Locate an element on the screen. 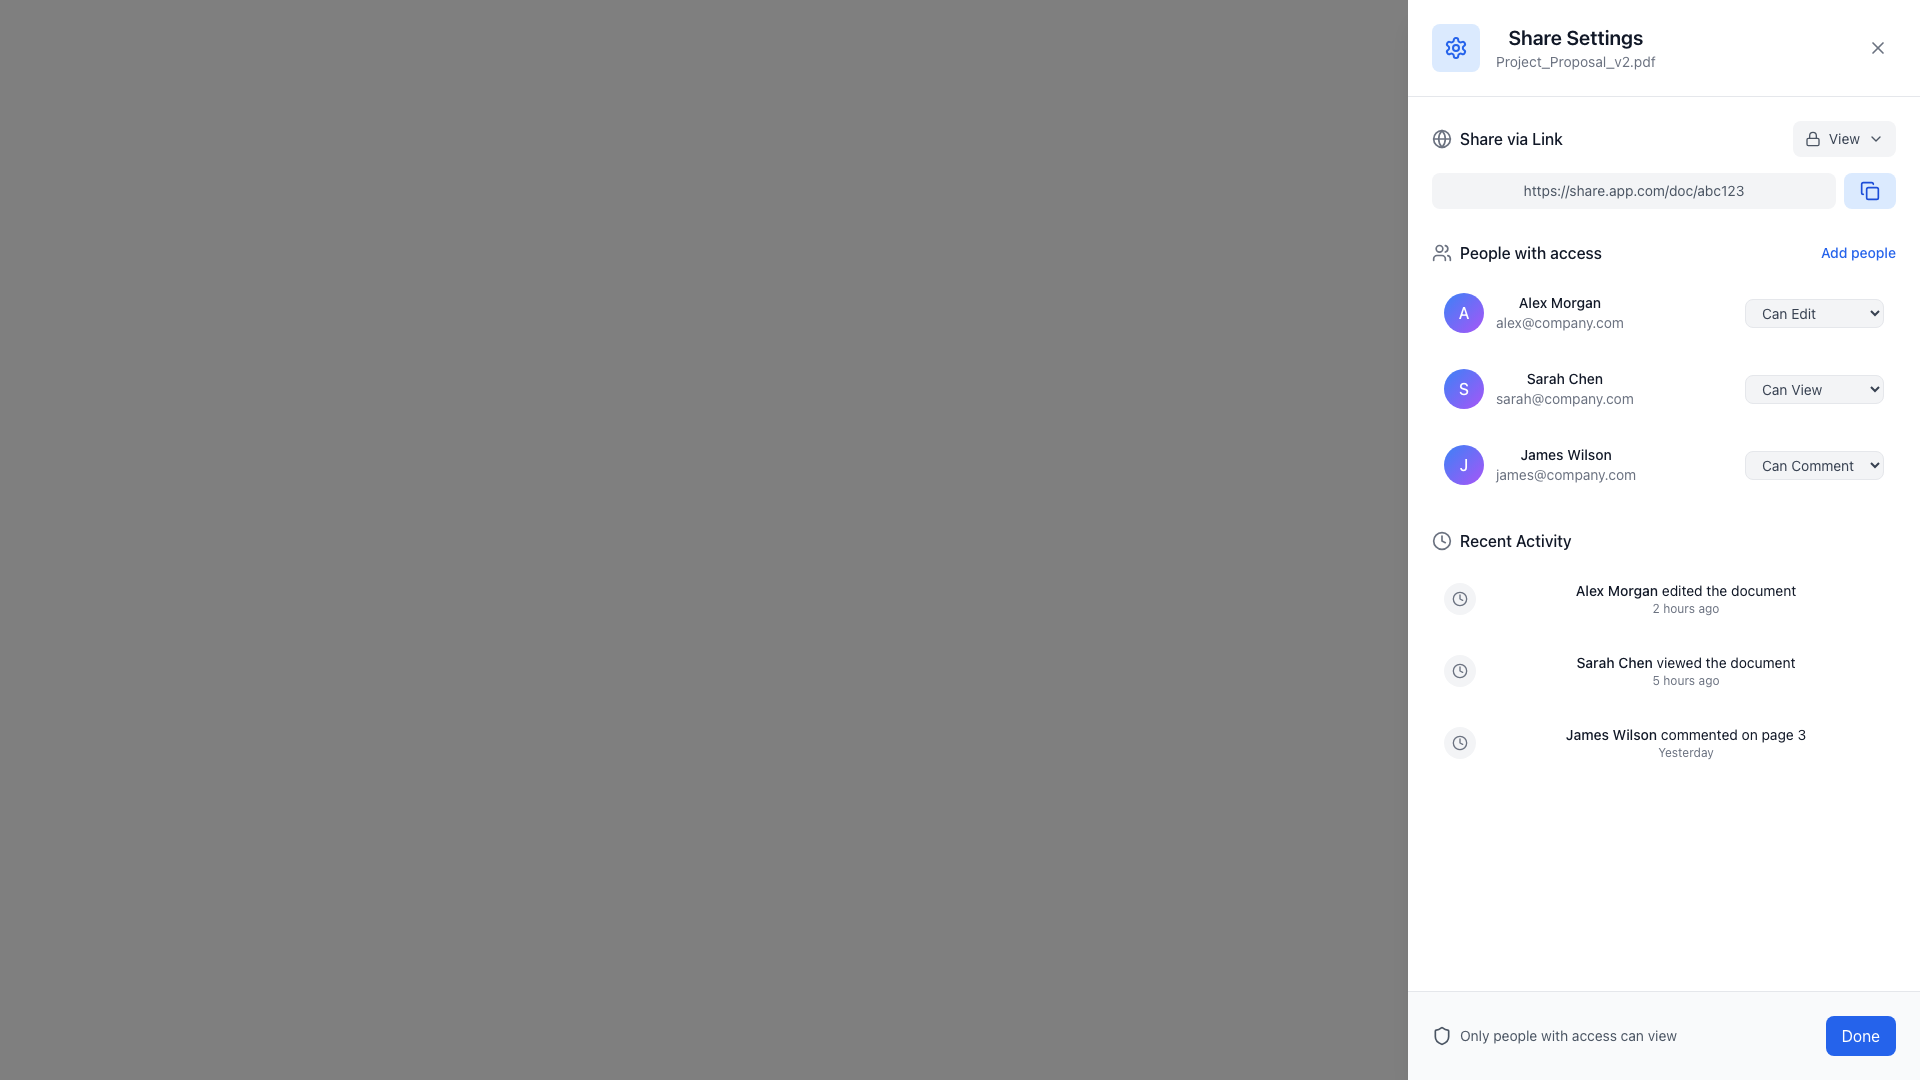 The height and width of the screenshot is (1080, 1920). the time-related icon located to the left of the entry for 'James Wilson commented on page 3' is located at coordinates (1459, 743).